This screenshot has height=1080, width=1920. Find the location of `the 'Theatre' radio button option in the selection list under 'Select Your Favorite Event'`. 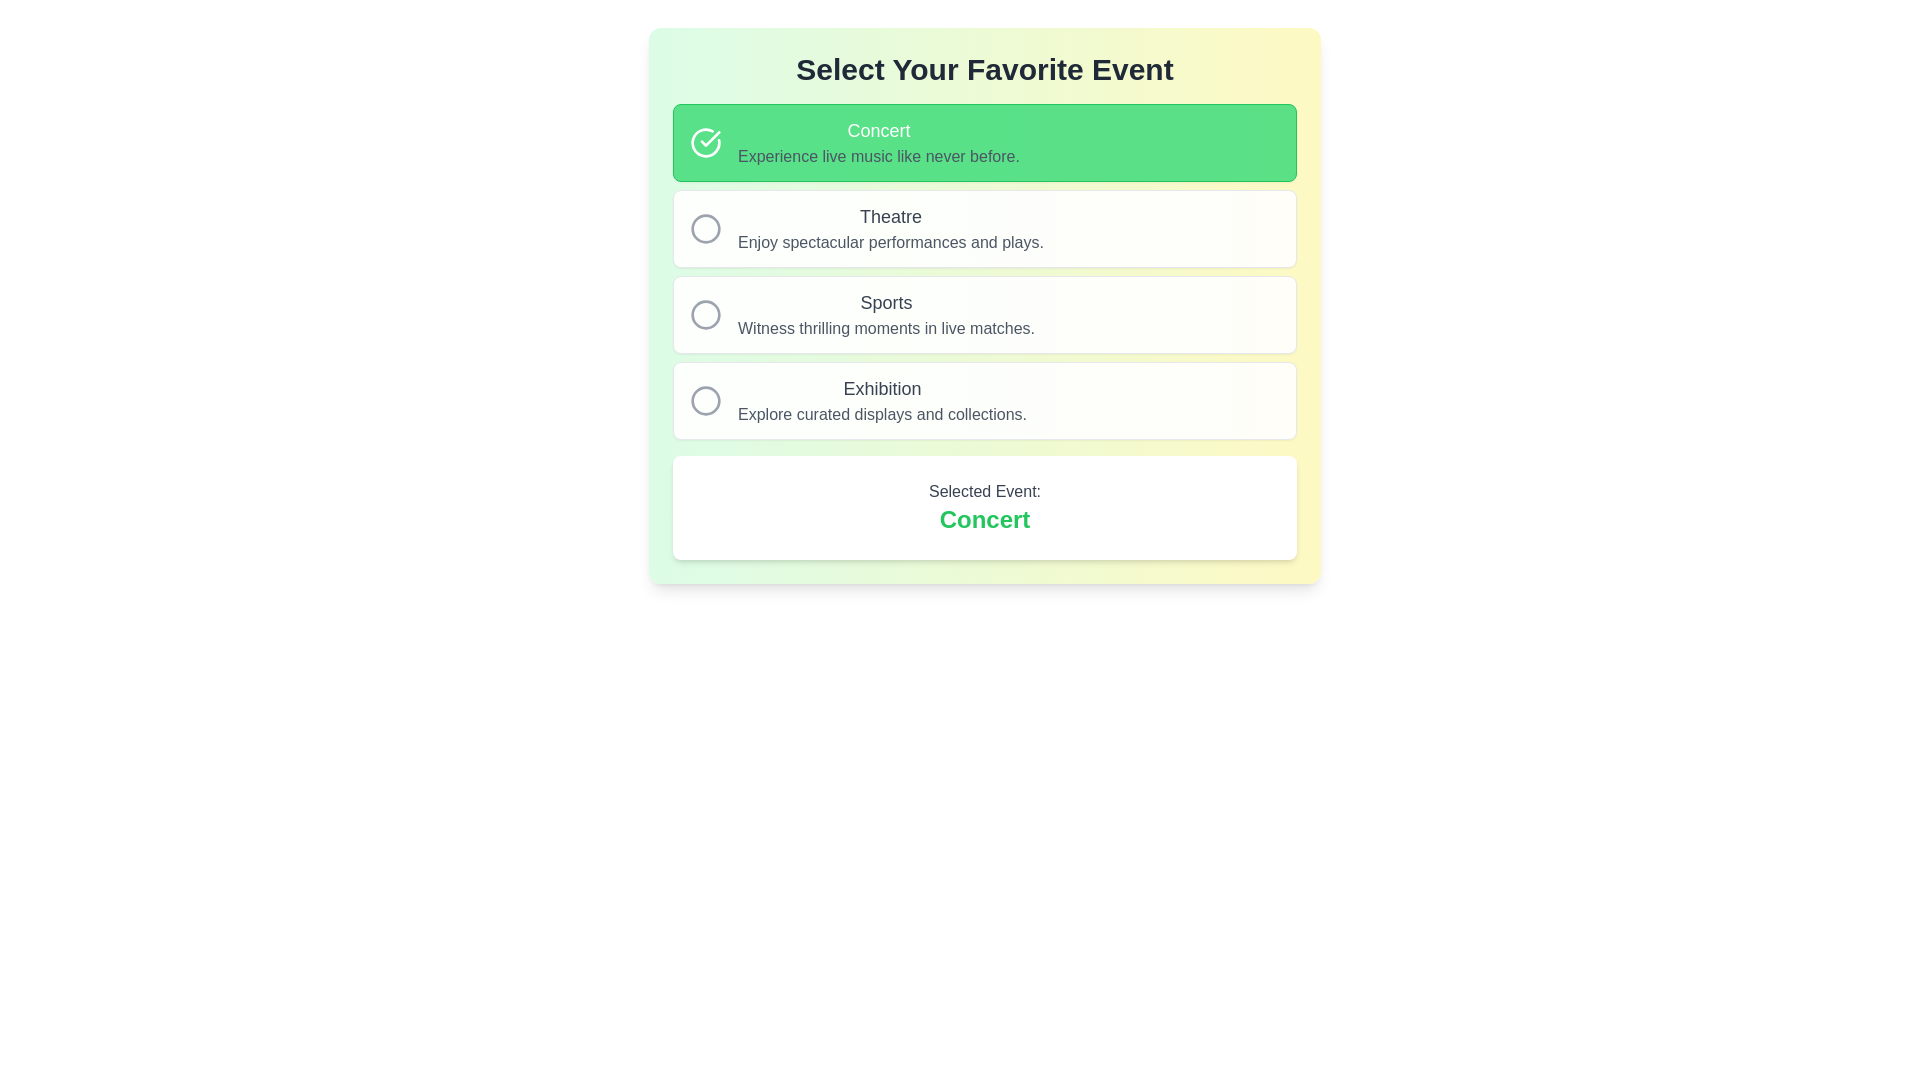

the 'Theatre' radio button option in the selection list under 'Select Your Favorite Event' is located at coordinates (984, 227).